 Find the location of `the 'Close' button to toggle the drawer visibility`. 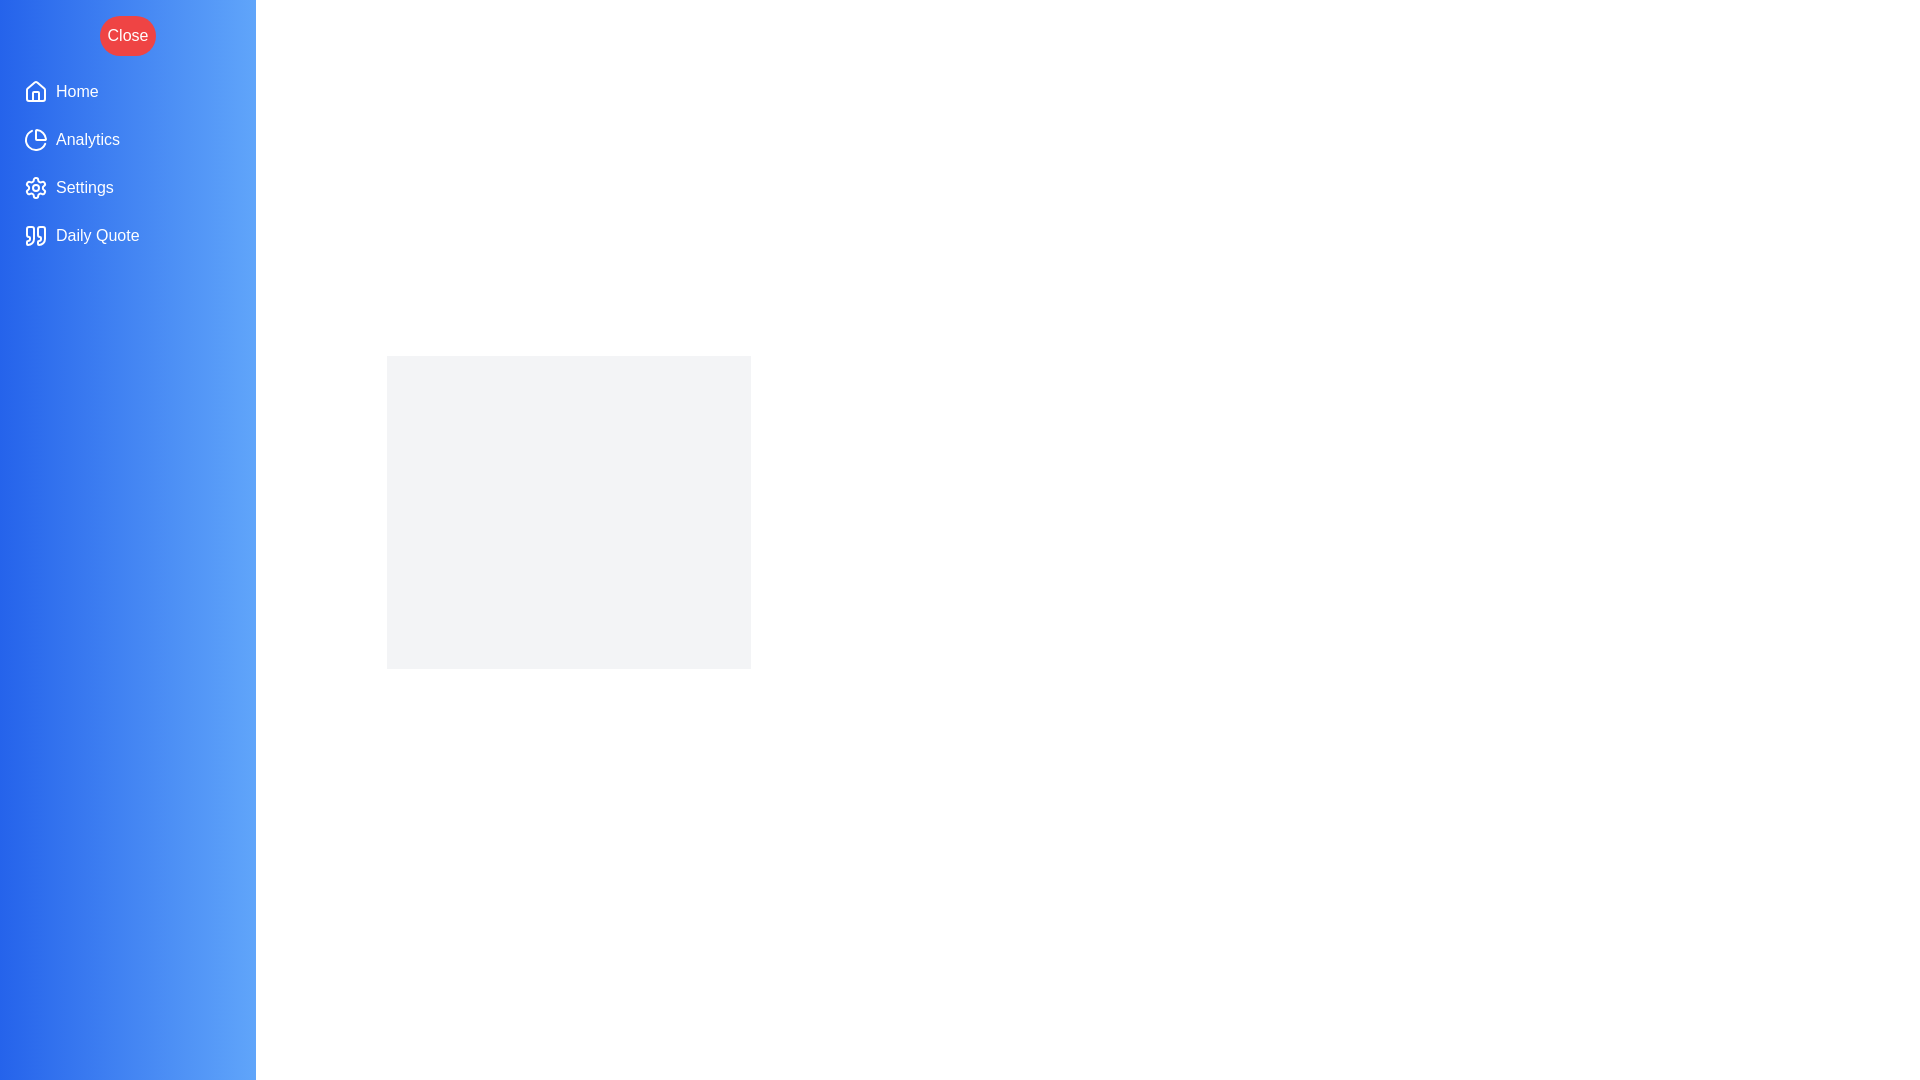

the 'Close' button to toggle the drawer visibility is located at coordinates (127, 35).